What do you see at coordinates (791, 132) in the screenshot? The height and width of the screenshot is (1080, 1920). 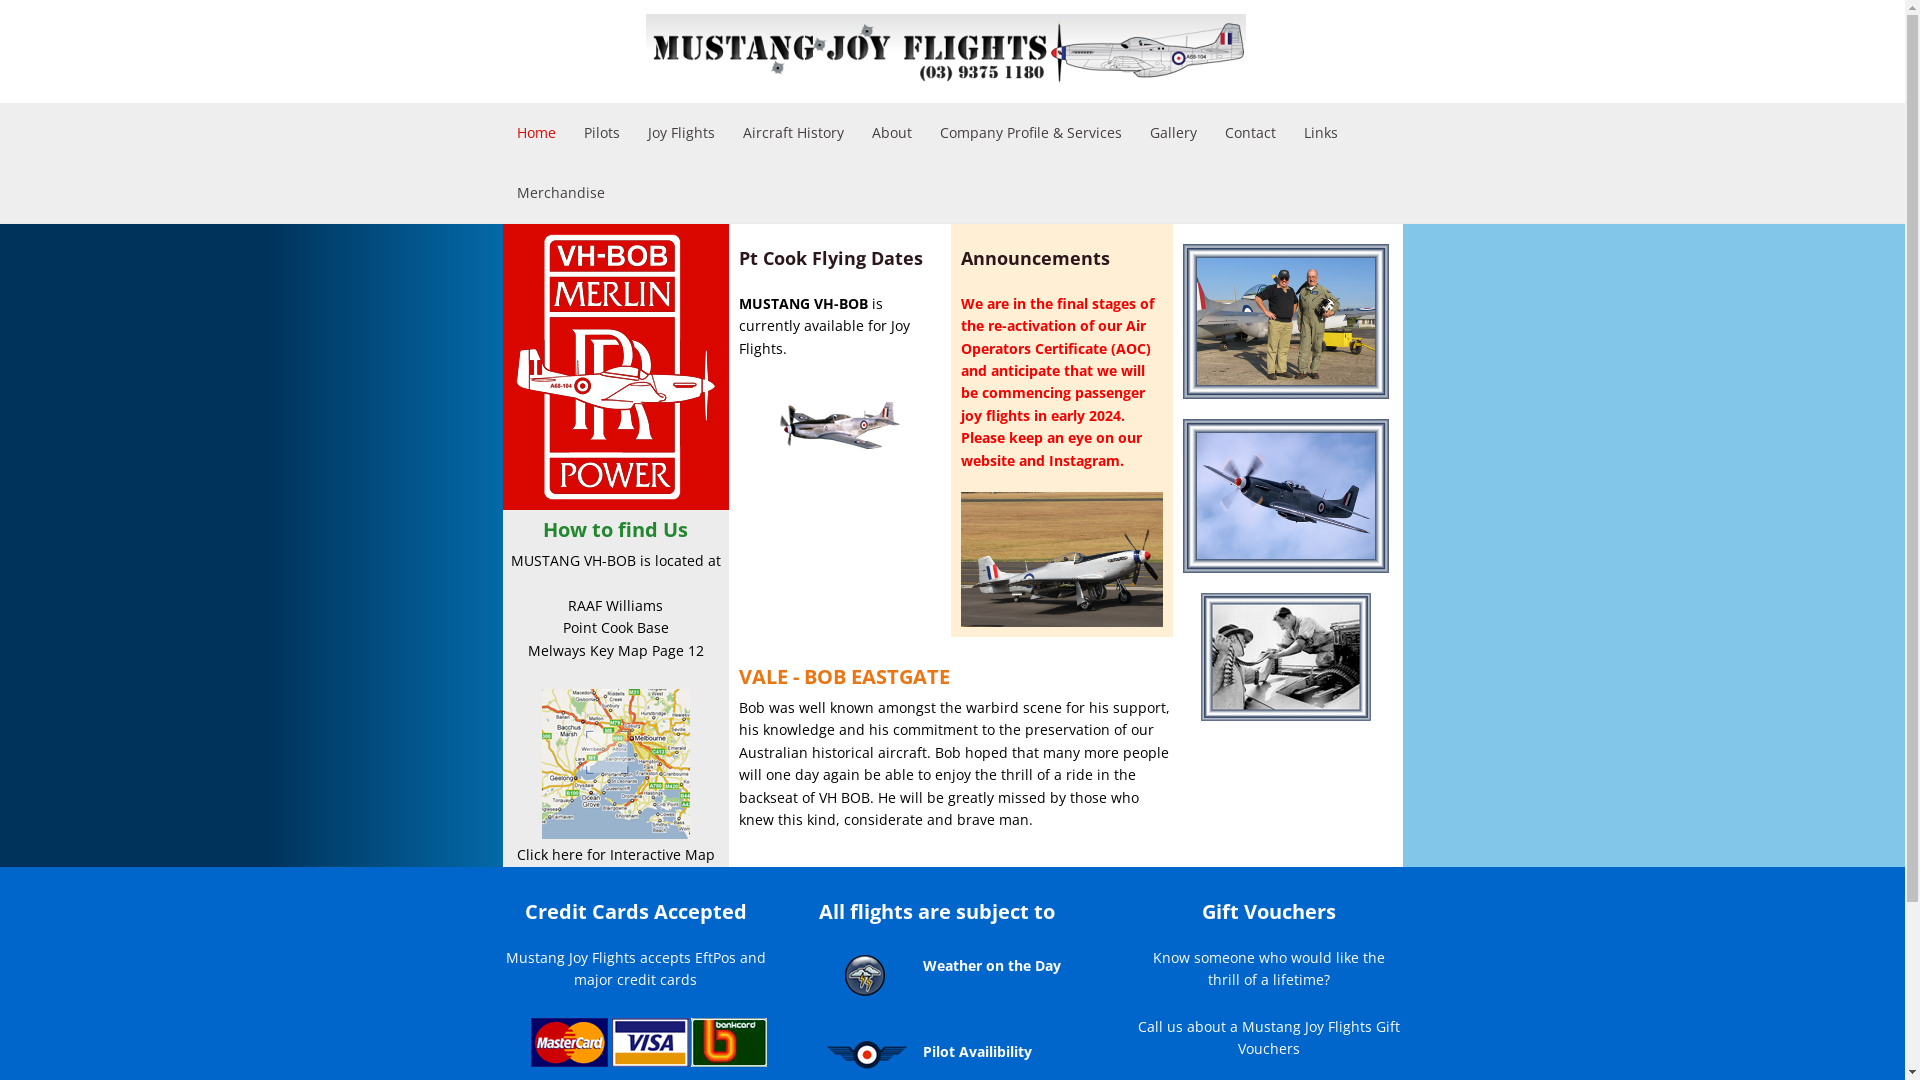 I see `'Aircraft History'` at bounding box center [791, 132].